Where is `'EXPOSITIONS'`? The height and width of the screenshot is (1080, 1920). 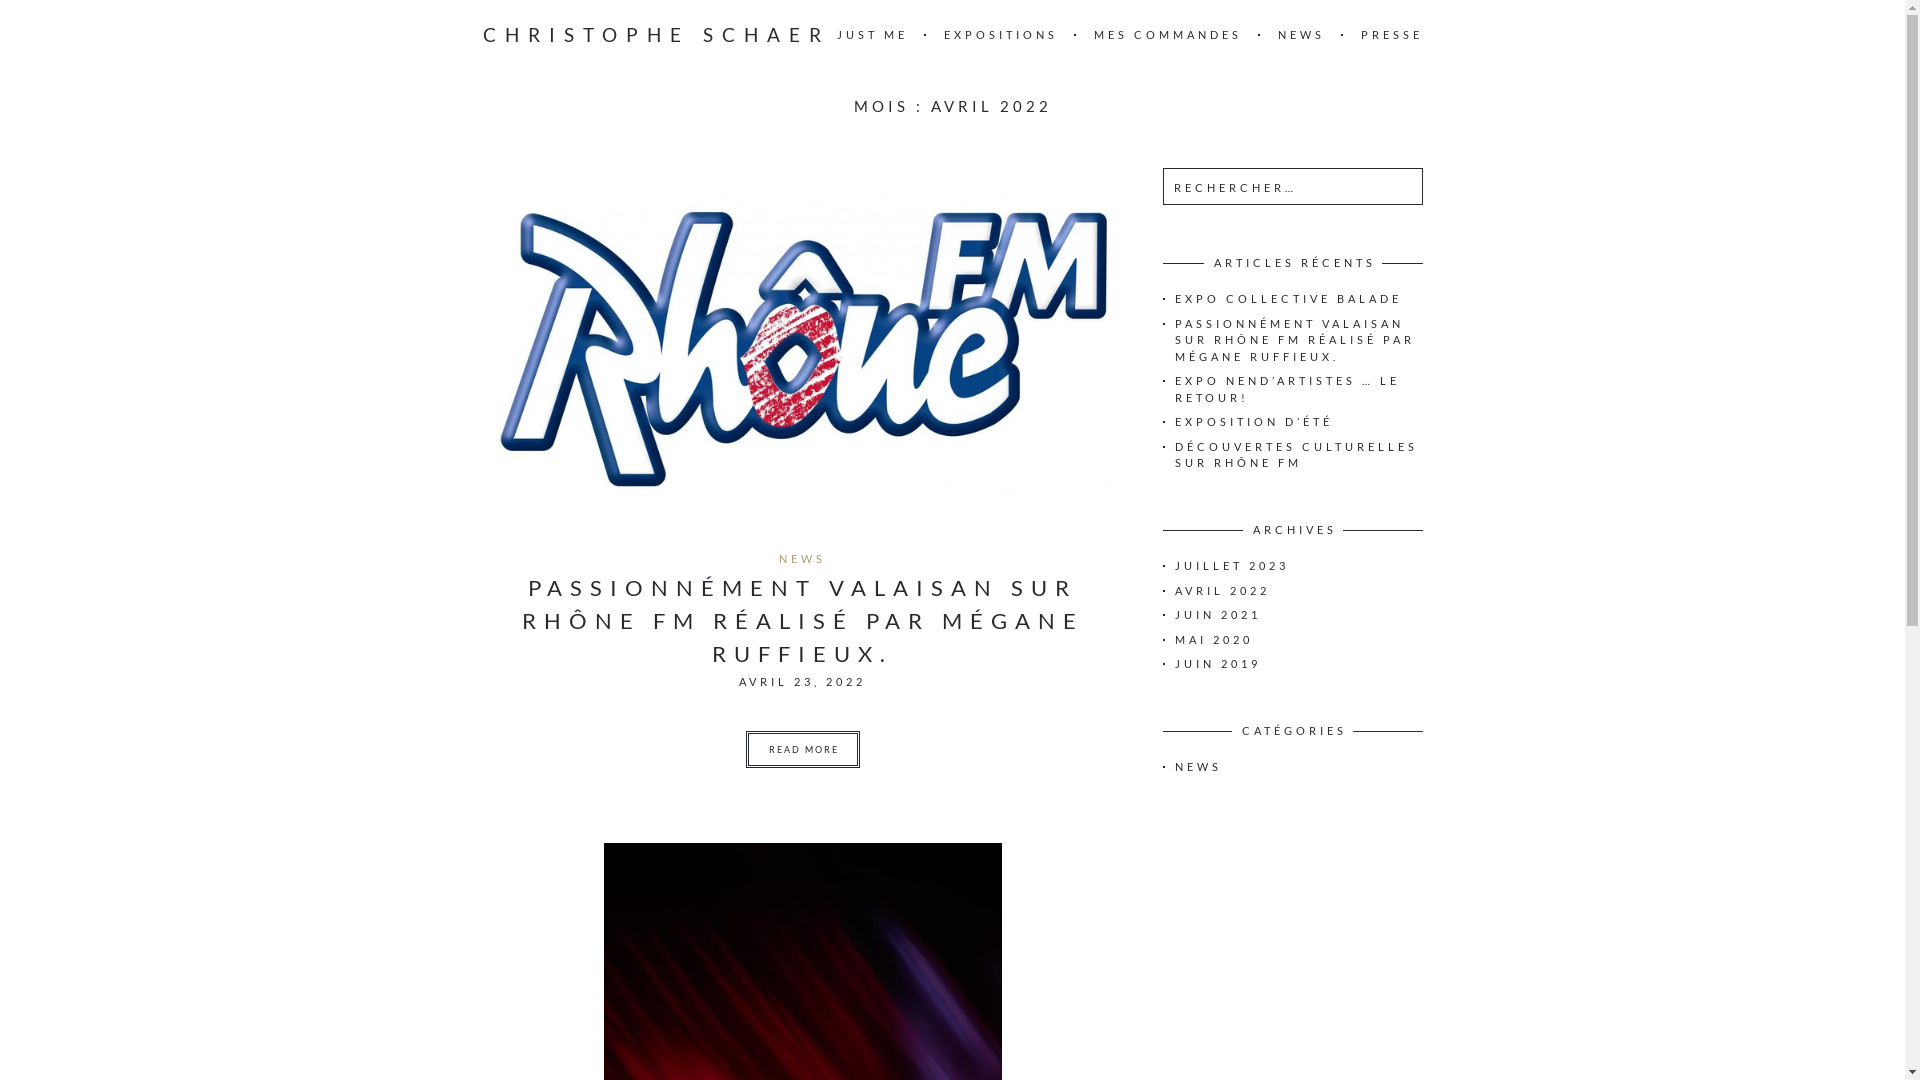
'EXPOSITIONS' is located at coordinates (1001, 34).